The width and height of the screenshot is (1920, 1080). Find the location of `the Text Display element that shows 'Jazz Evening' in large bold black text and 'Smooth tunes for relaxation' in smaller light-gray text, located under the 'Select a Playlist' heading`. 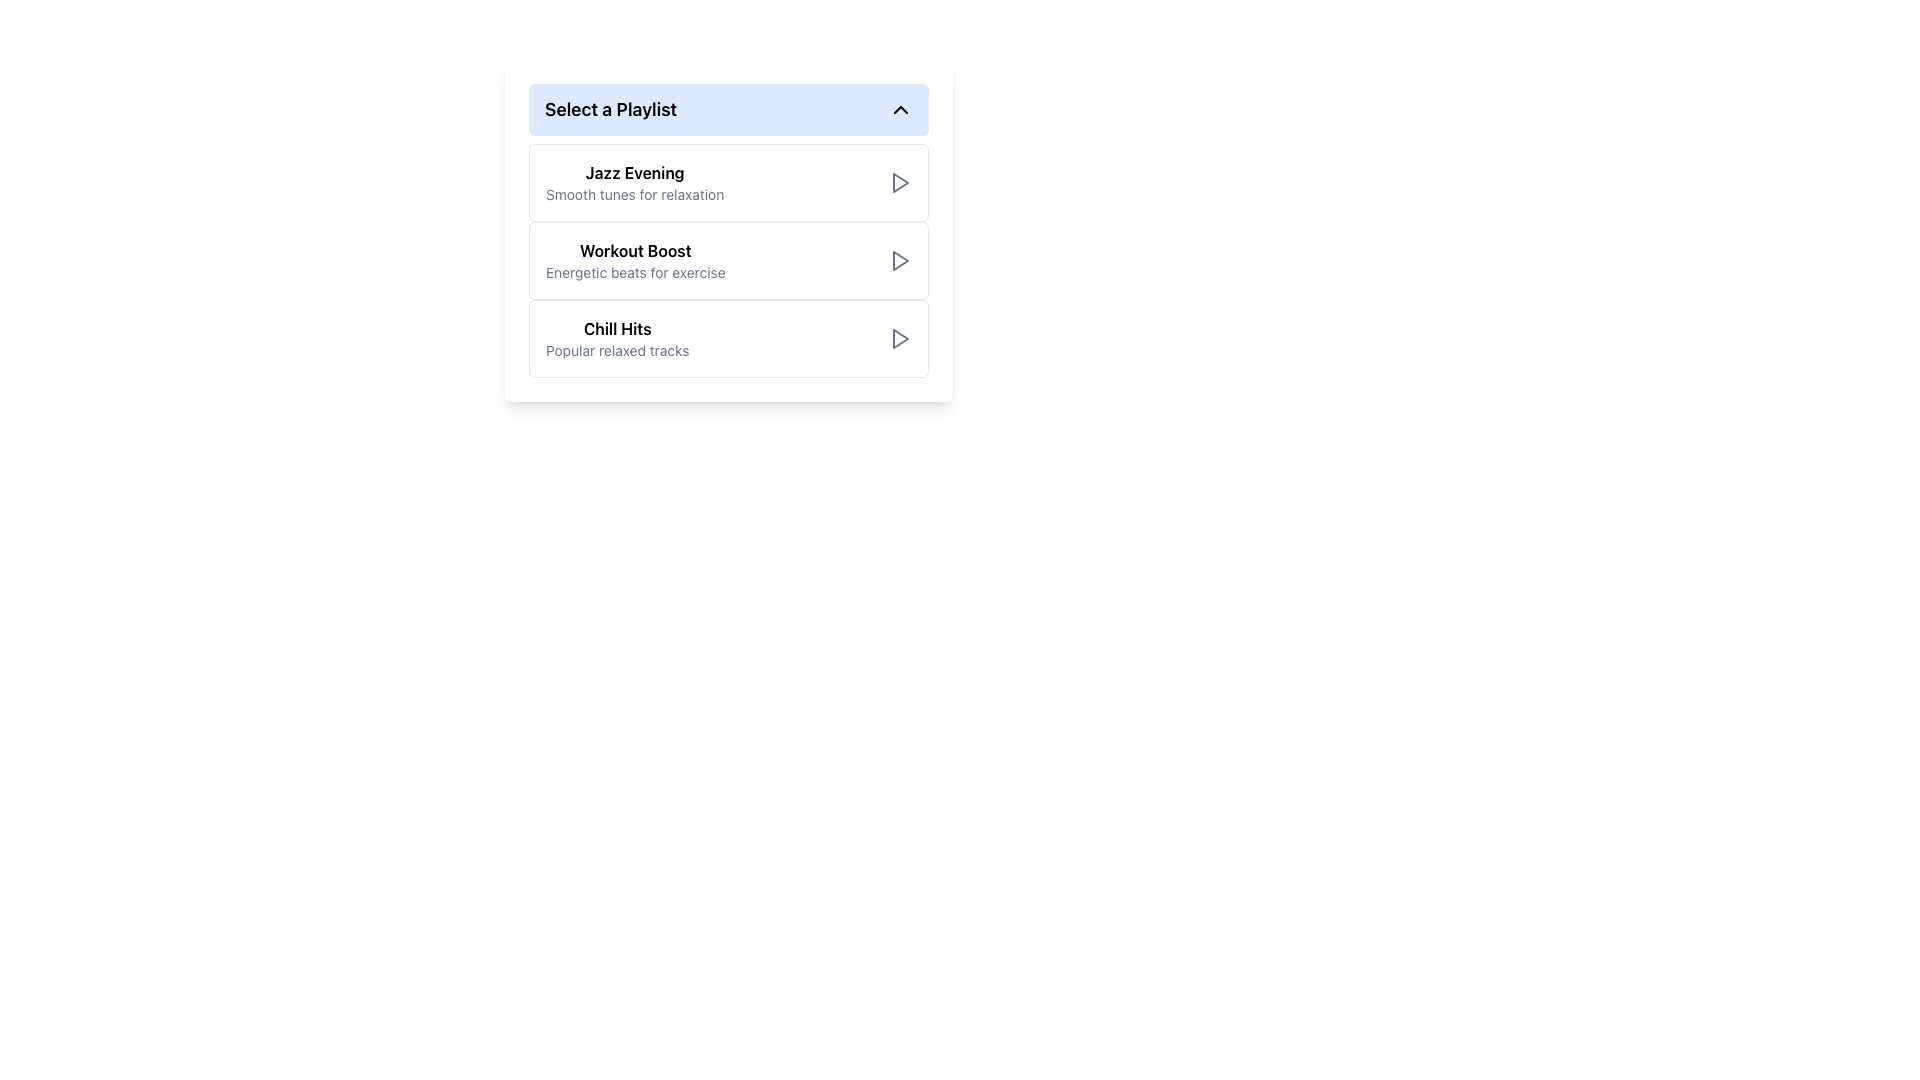

the Text Display element that shows 'Jazz Evening' in large bold black text and 'Smooth tunes for relaxation' in smaller light-gray text, located under the 'Select a Playlist' heading is located at coordinates (634, 182).